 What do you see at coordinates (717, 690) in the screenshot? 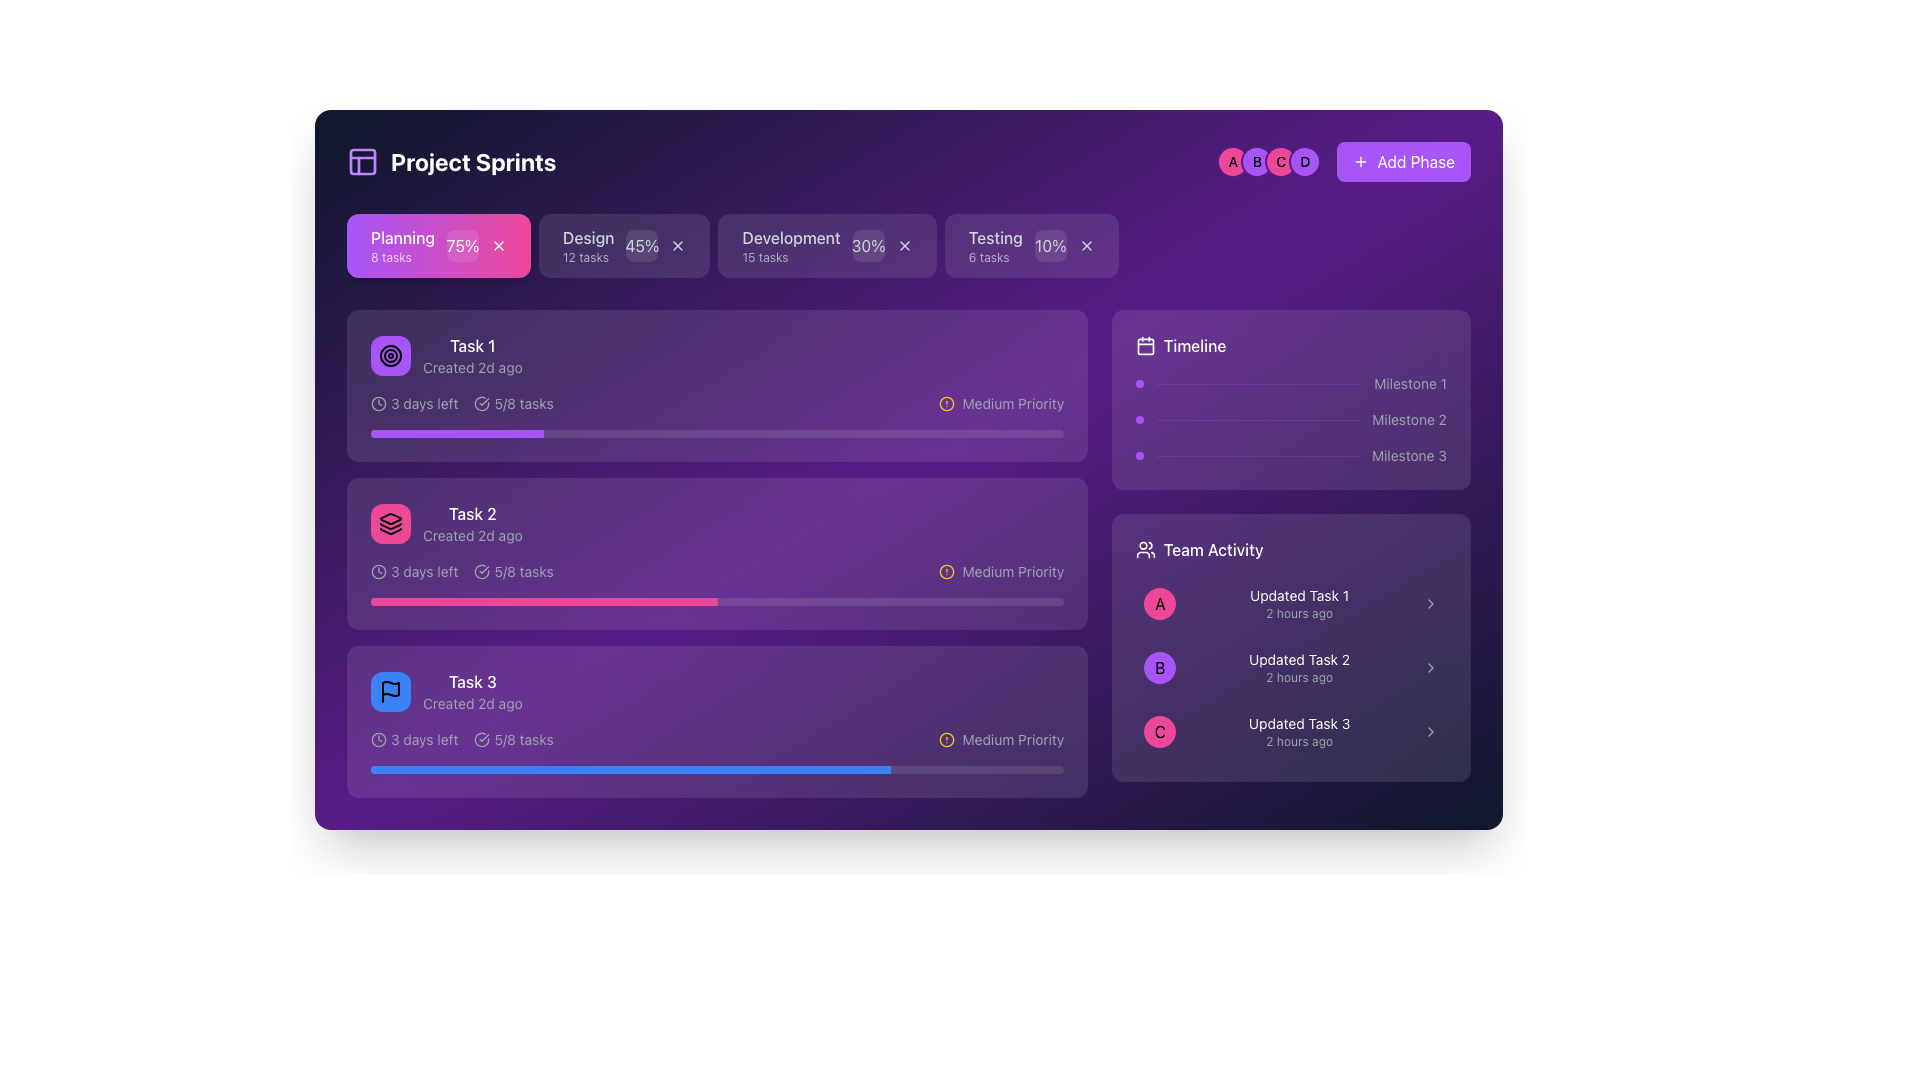
I see `the task overview row for 'Task 3' in the 'Project Sprints' section` at bounding box center [717, 690].